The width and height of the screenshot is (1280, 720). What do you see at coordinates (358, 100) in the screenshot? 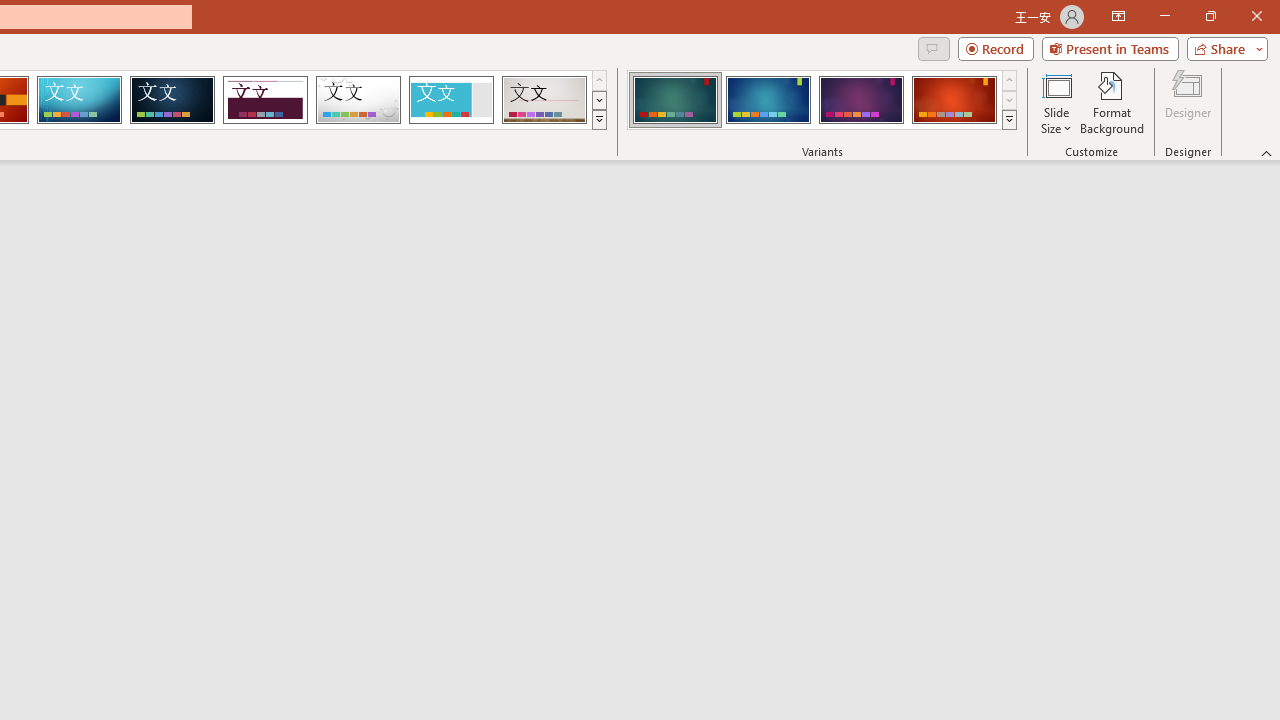
I see `'Droplet Loading Preview...'` at bounding box center [358, 100].